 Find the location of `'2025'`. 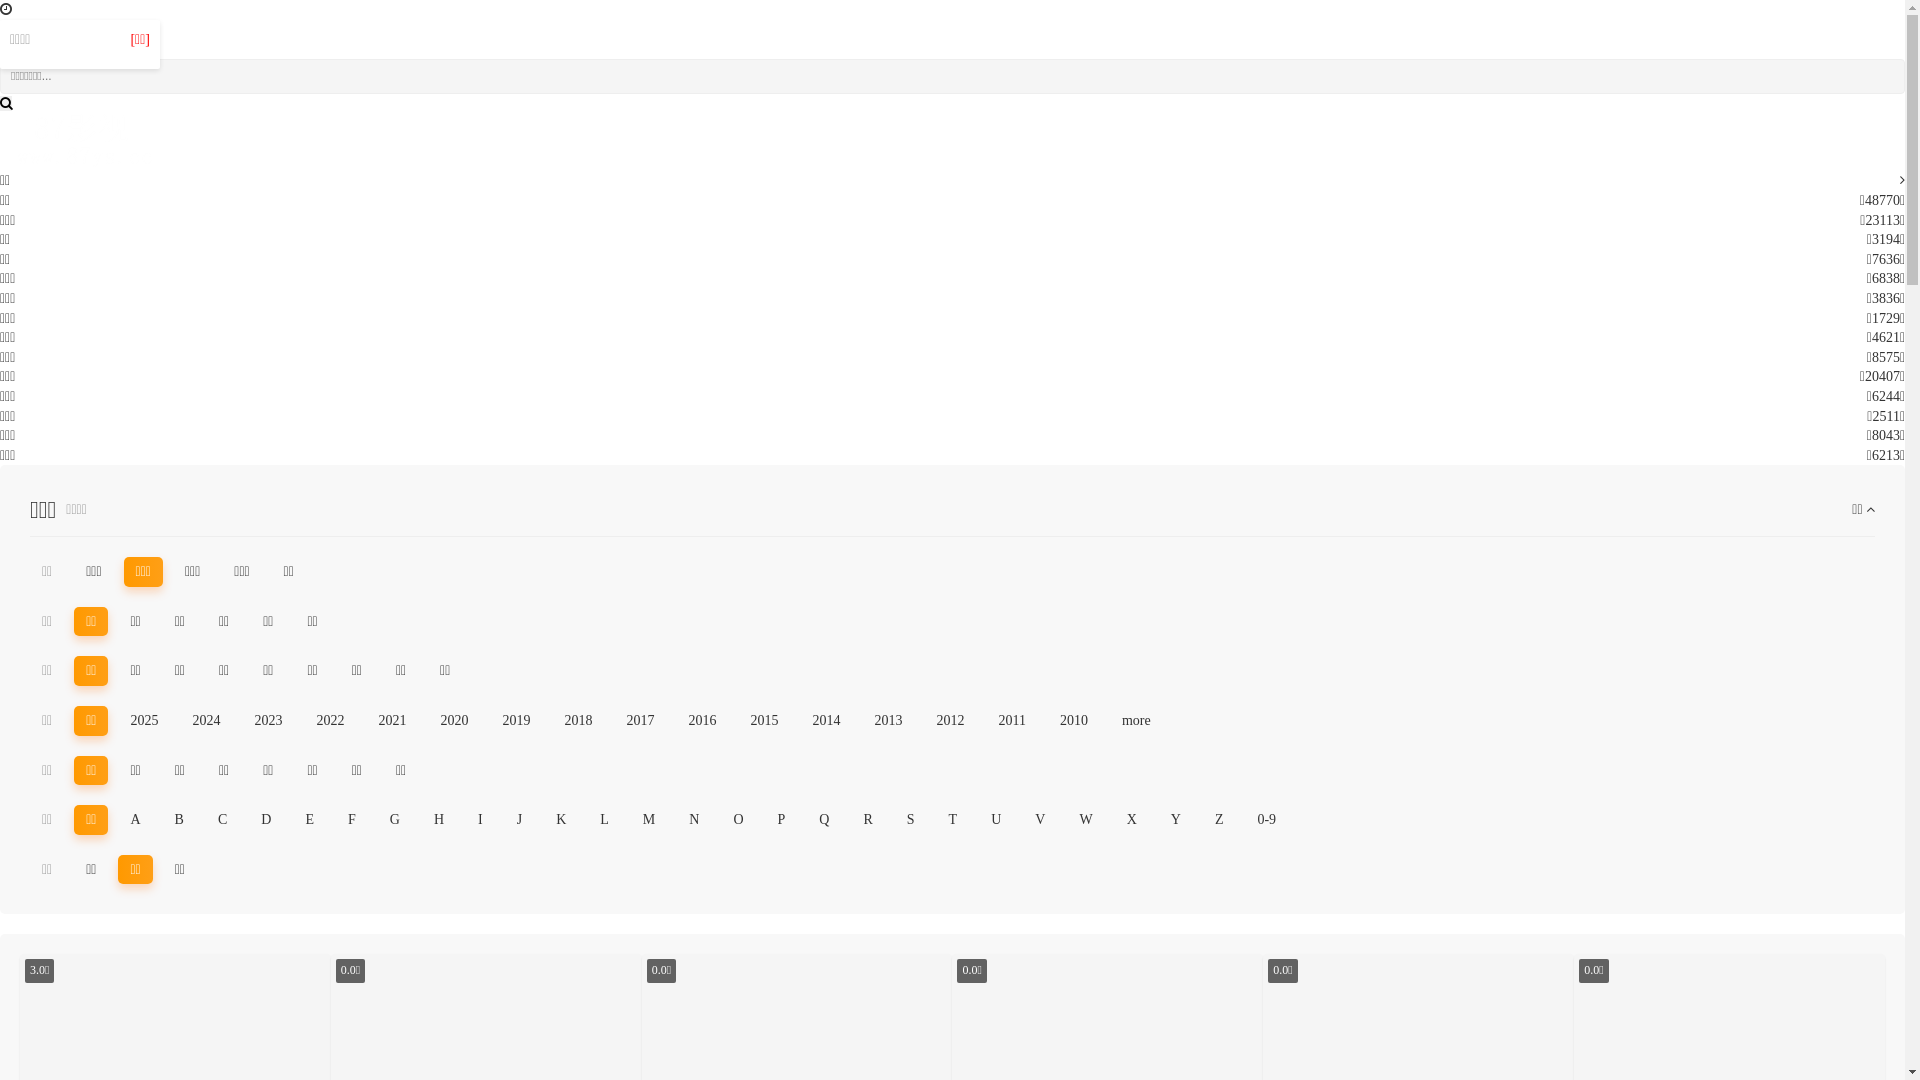

'2025' is located at coordinates (143, 721).